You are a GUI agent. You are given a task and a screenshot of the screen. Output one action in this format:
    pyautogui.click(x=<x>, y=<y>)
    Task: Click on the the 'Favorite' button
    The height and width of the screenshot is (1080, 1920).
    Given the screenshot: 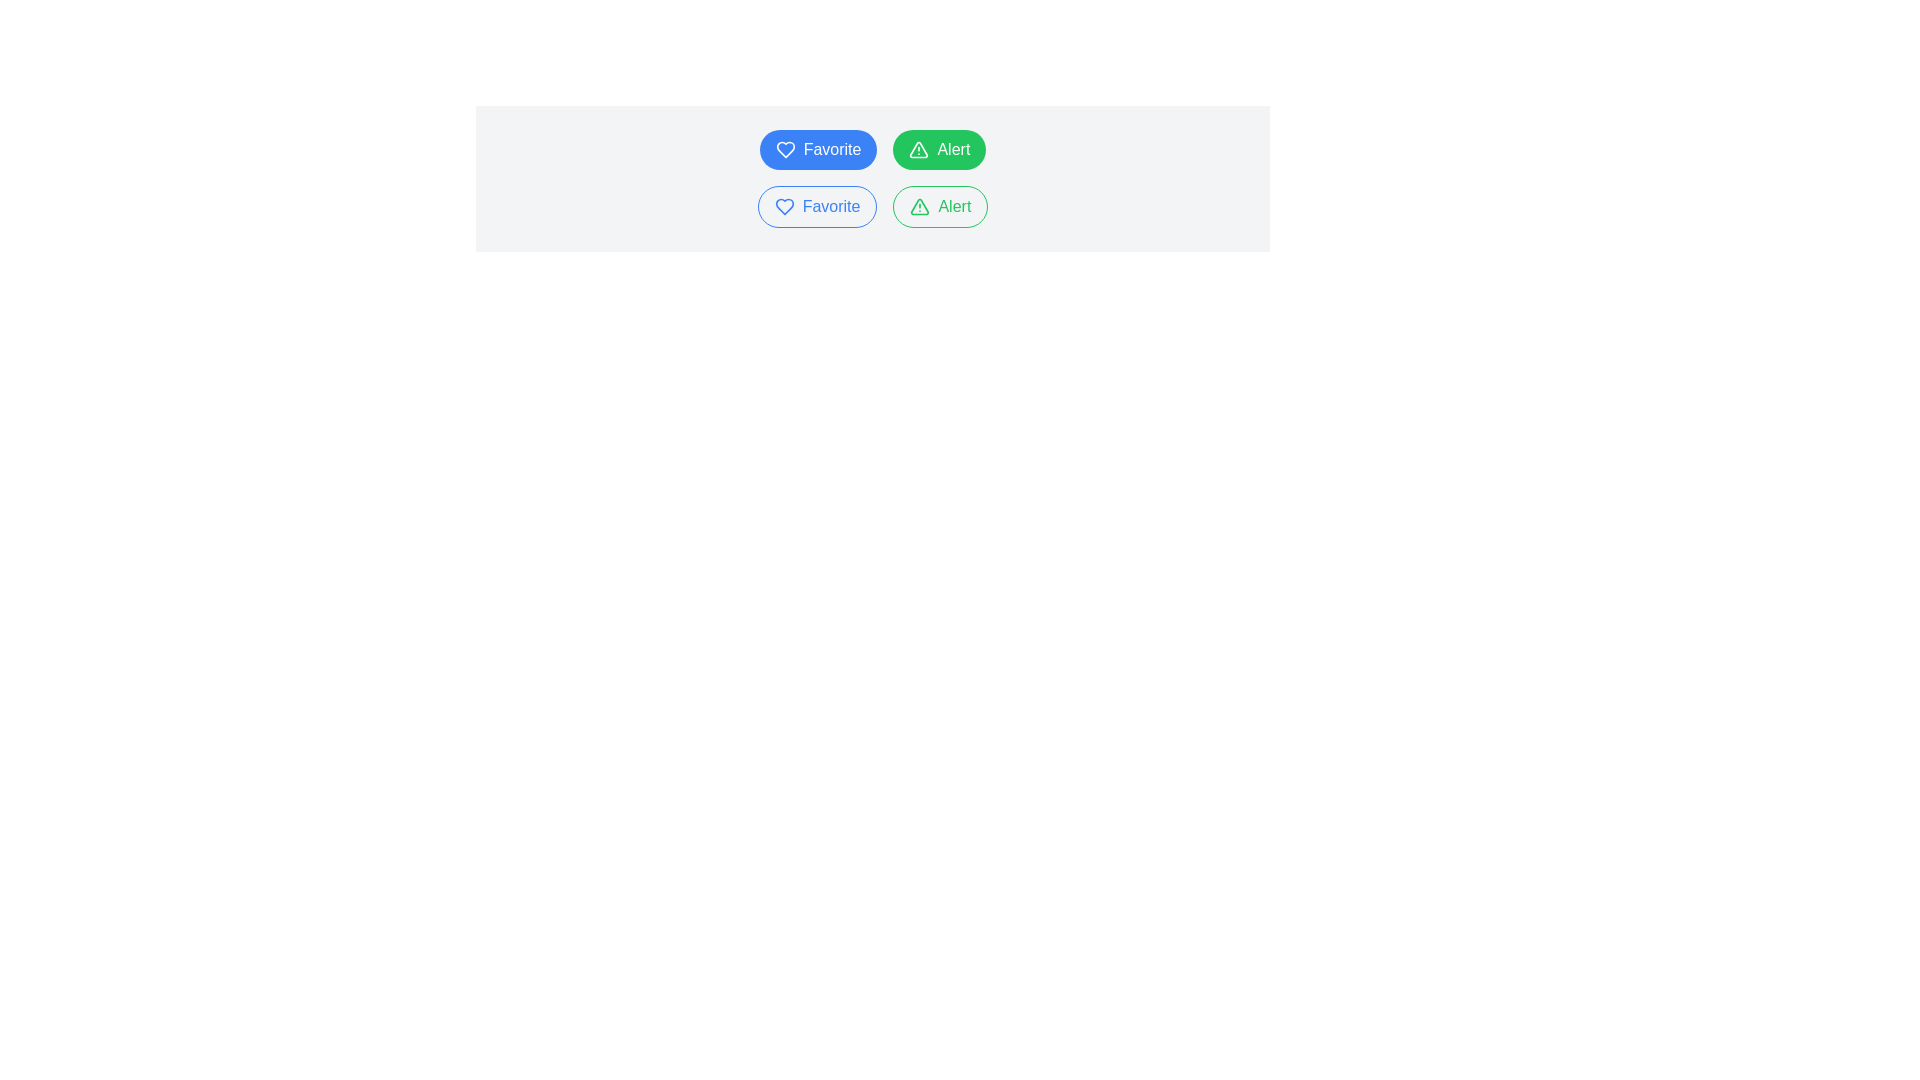 What is the action you would take?
    pyautogui.click(x=818, y=149)
    